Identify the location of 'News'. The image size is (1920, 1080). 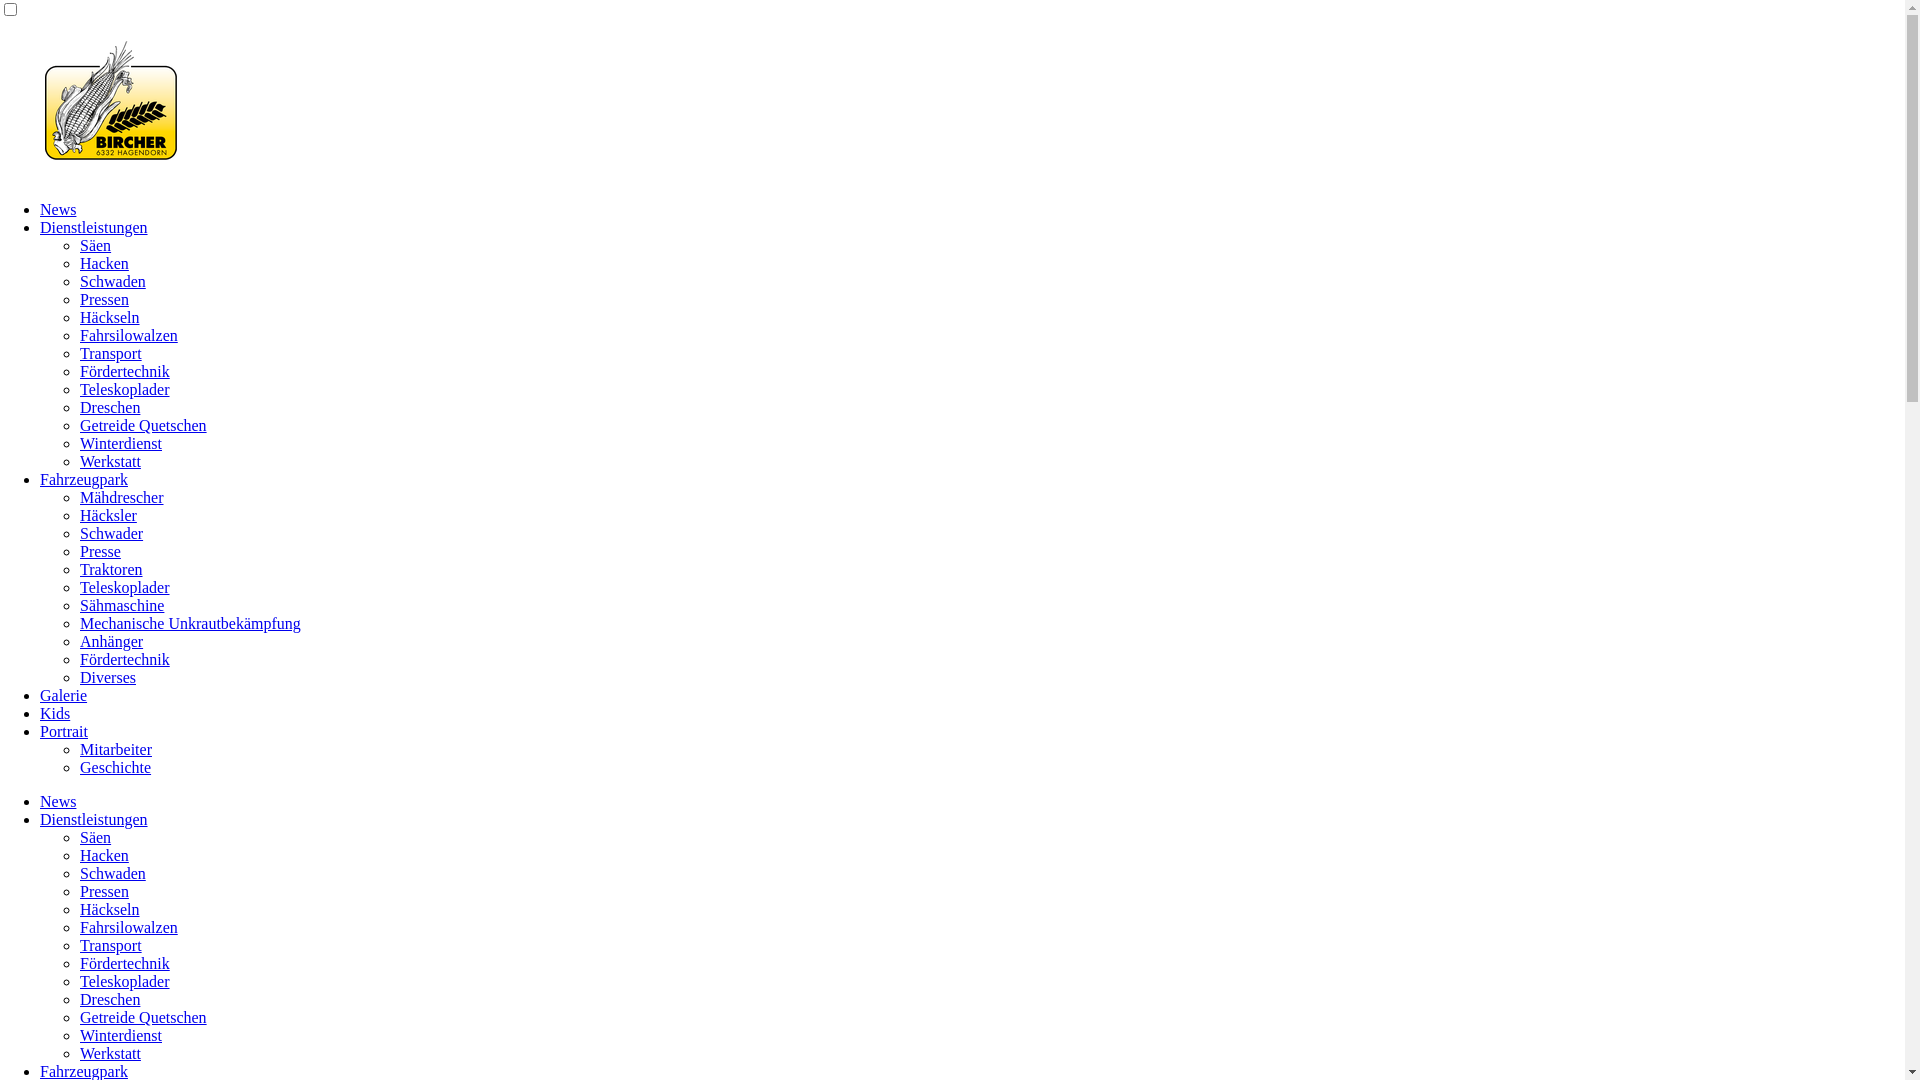
(57, 209).